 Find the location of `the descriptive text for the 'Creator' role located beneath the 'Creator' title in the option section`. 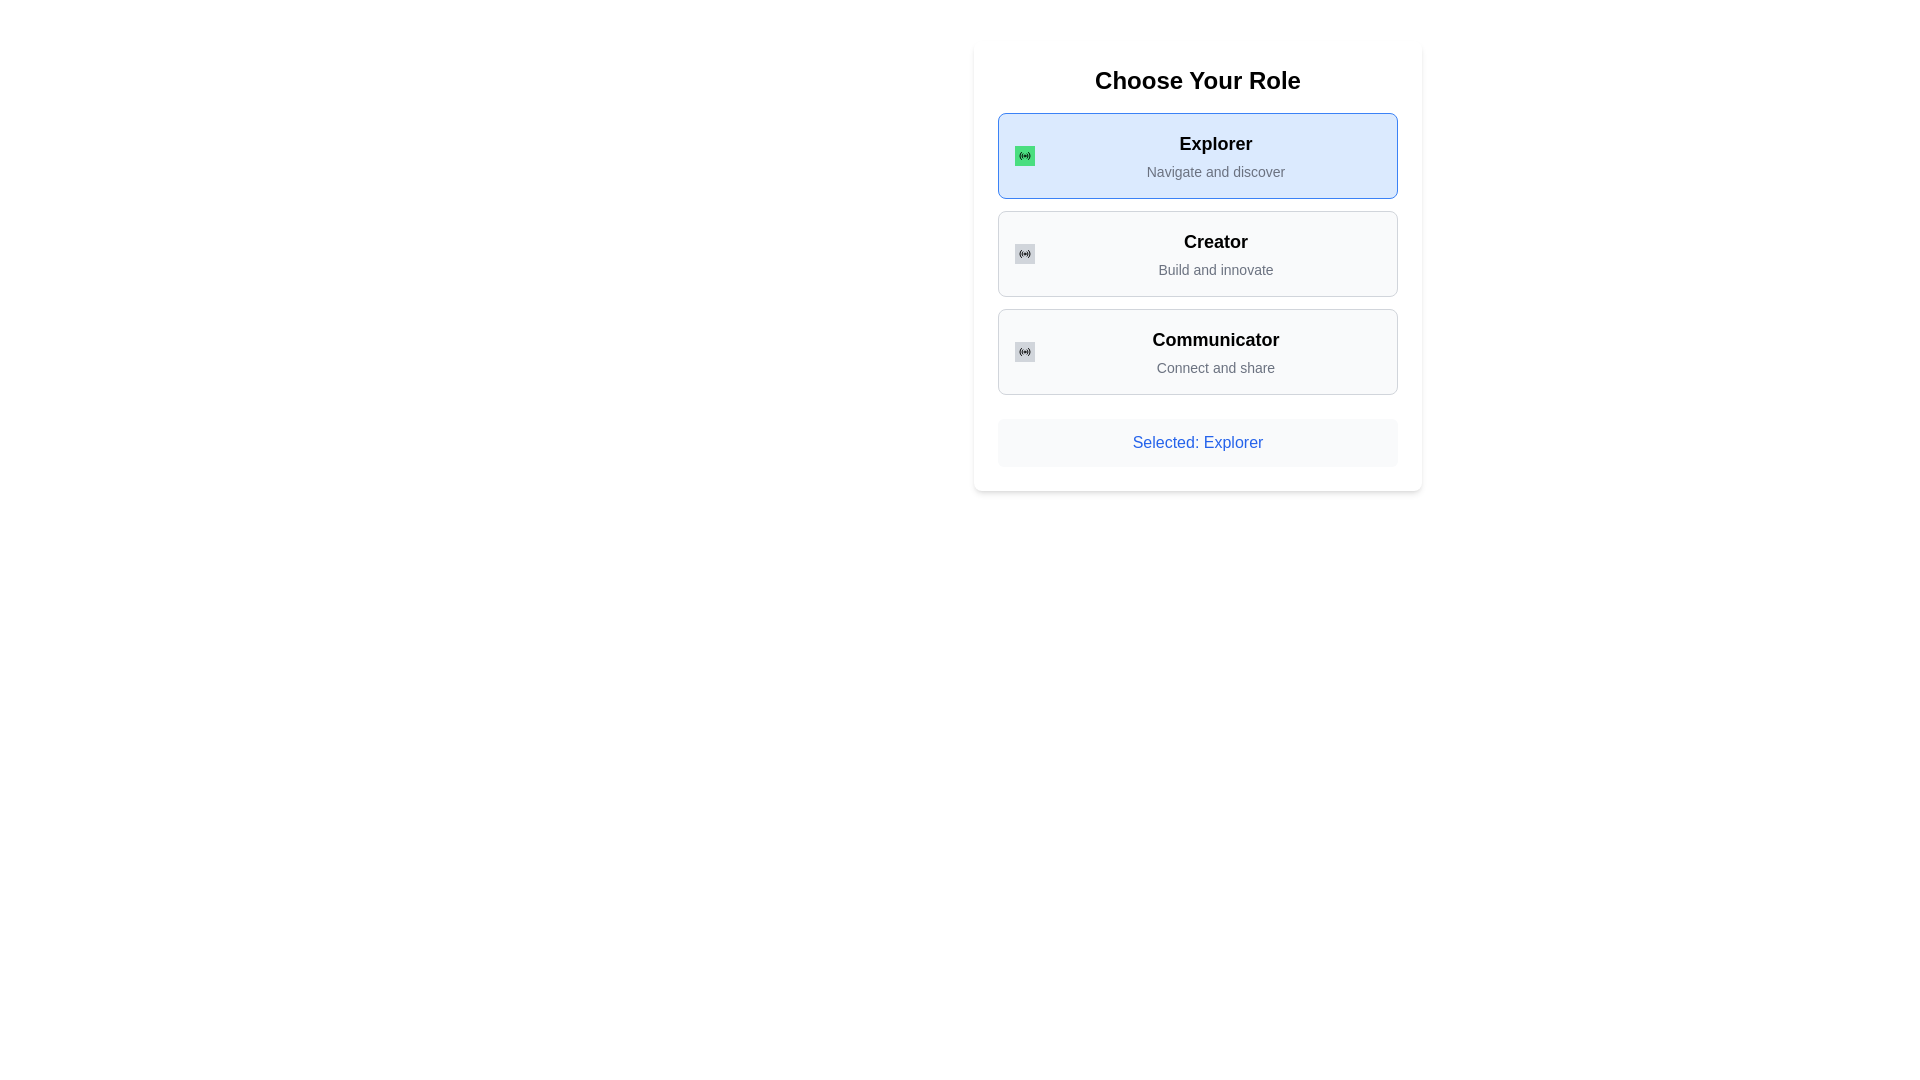

the descriptive text for the 'Creator' role located beneath the 'Creator' title in the option section is located at coordinates (1214, 270).